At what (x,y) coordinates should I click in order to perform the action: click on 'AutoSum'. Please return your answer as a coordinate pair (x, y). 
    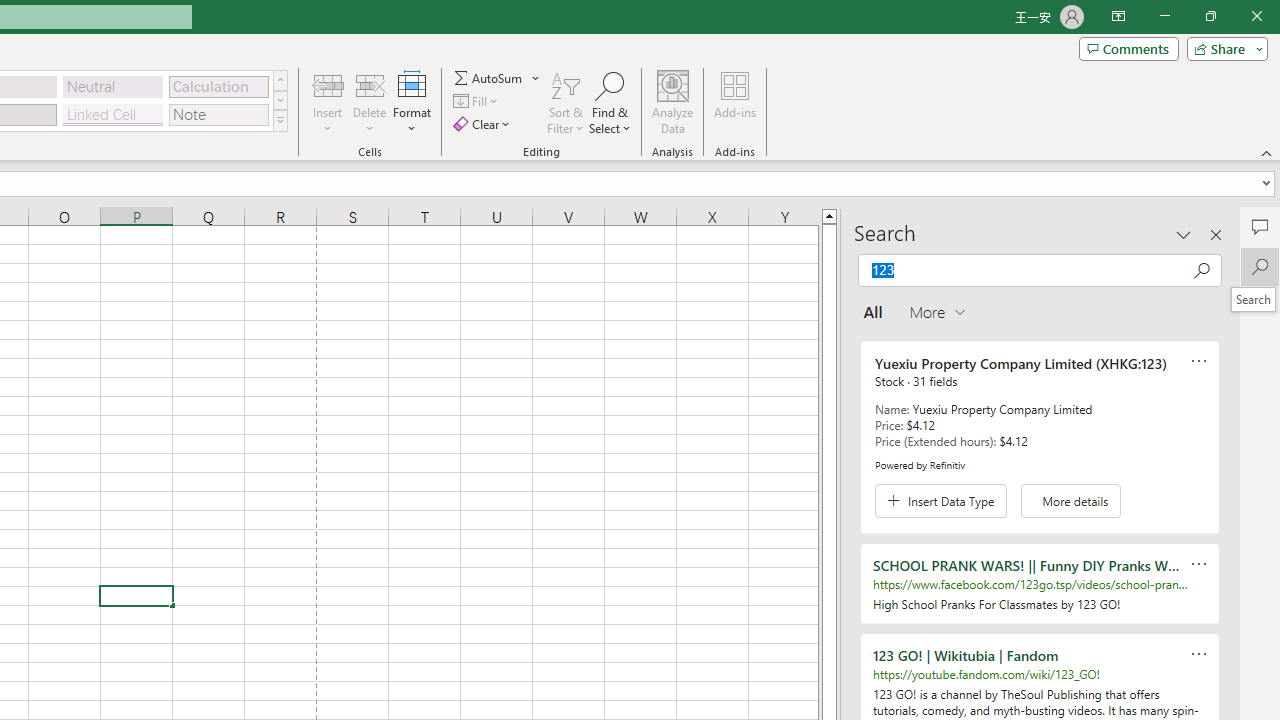
    Looking at the image, I should click on (497, 77).